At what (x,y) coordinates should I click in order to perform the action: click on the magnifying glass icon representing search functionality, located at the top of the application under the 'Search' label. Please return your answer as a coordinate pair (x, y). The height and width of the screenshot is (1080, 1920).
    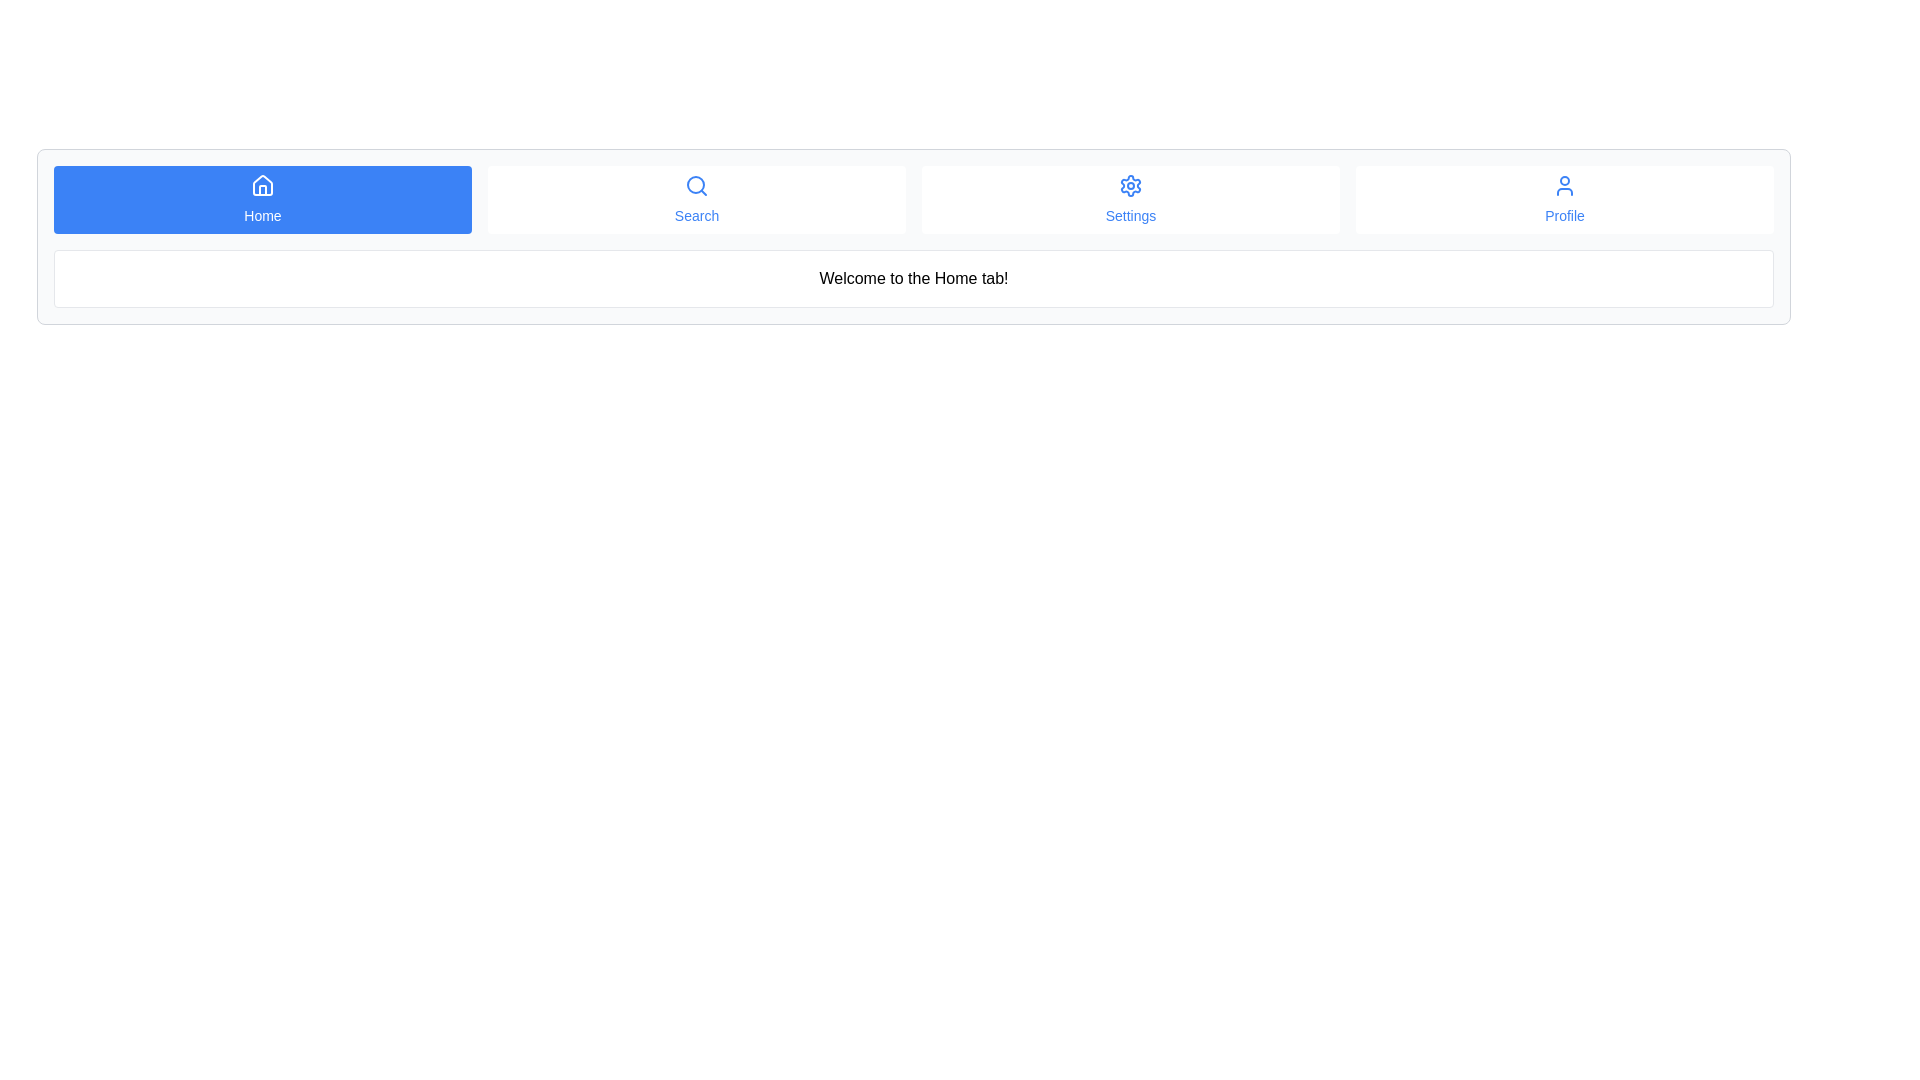
    Looking at the image, I should click on (696, 185).